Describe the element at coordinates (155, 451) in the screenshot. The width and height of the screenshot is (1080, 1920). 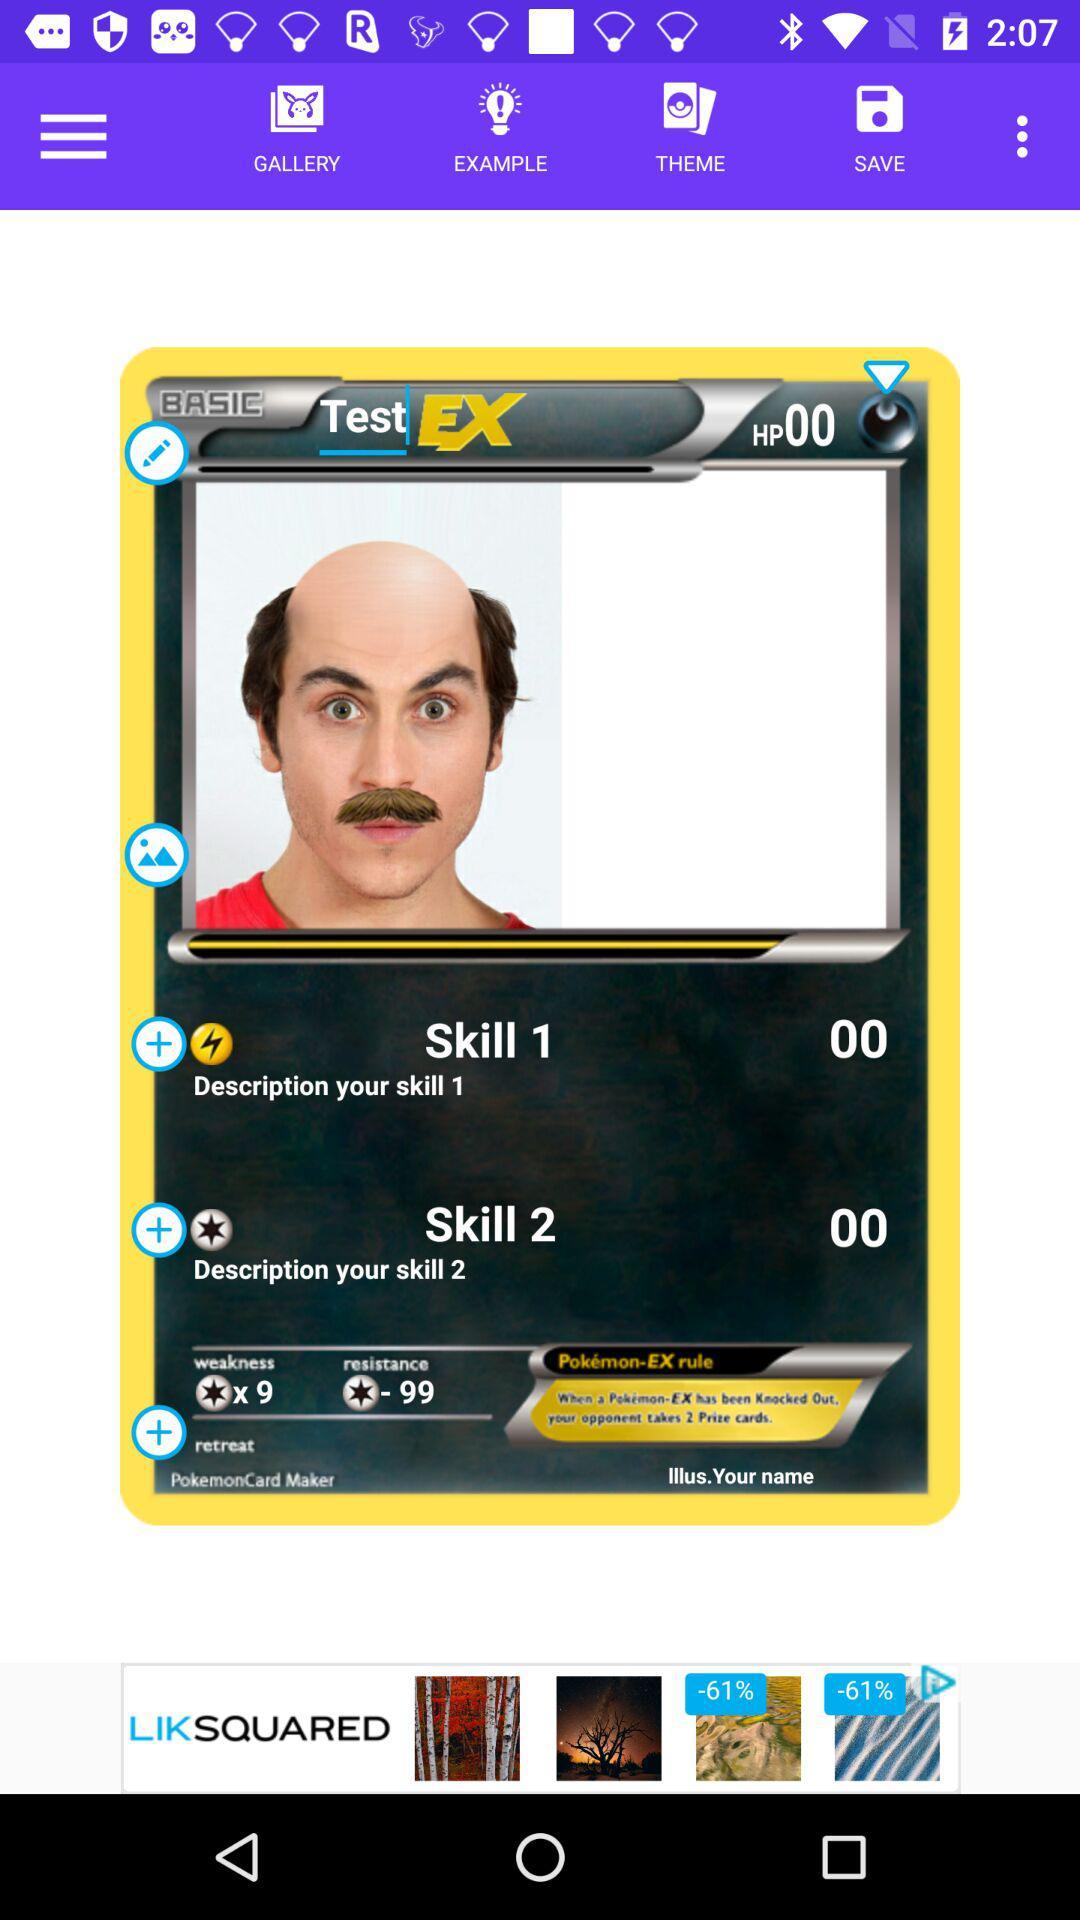
I see `the edit icon` at that location.